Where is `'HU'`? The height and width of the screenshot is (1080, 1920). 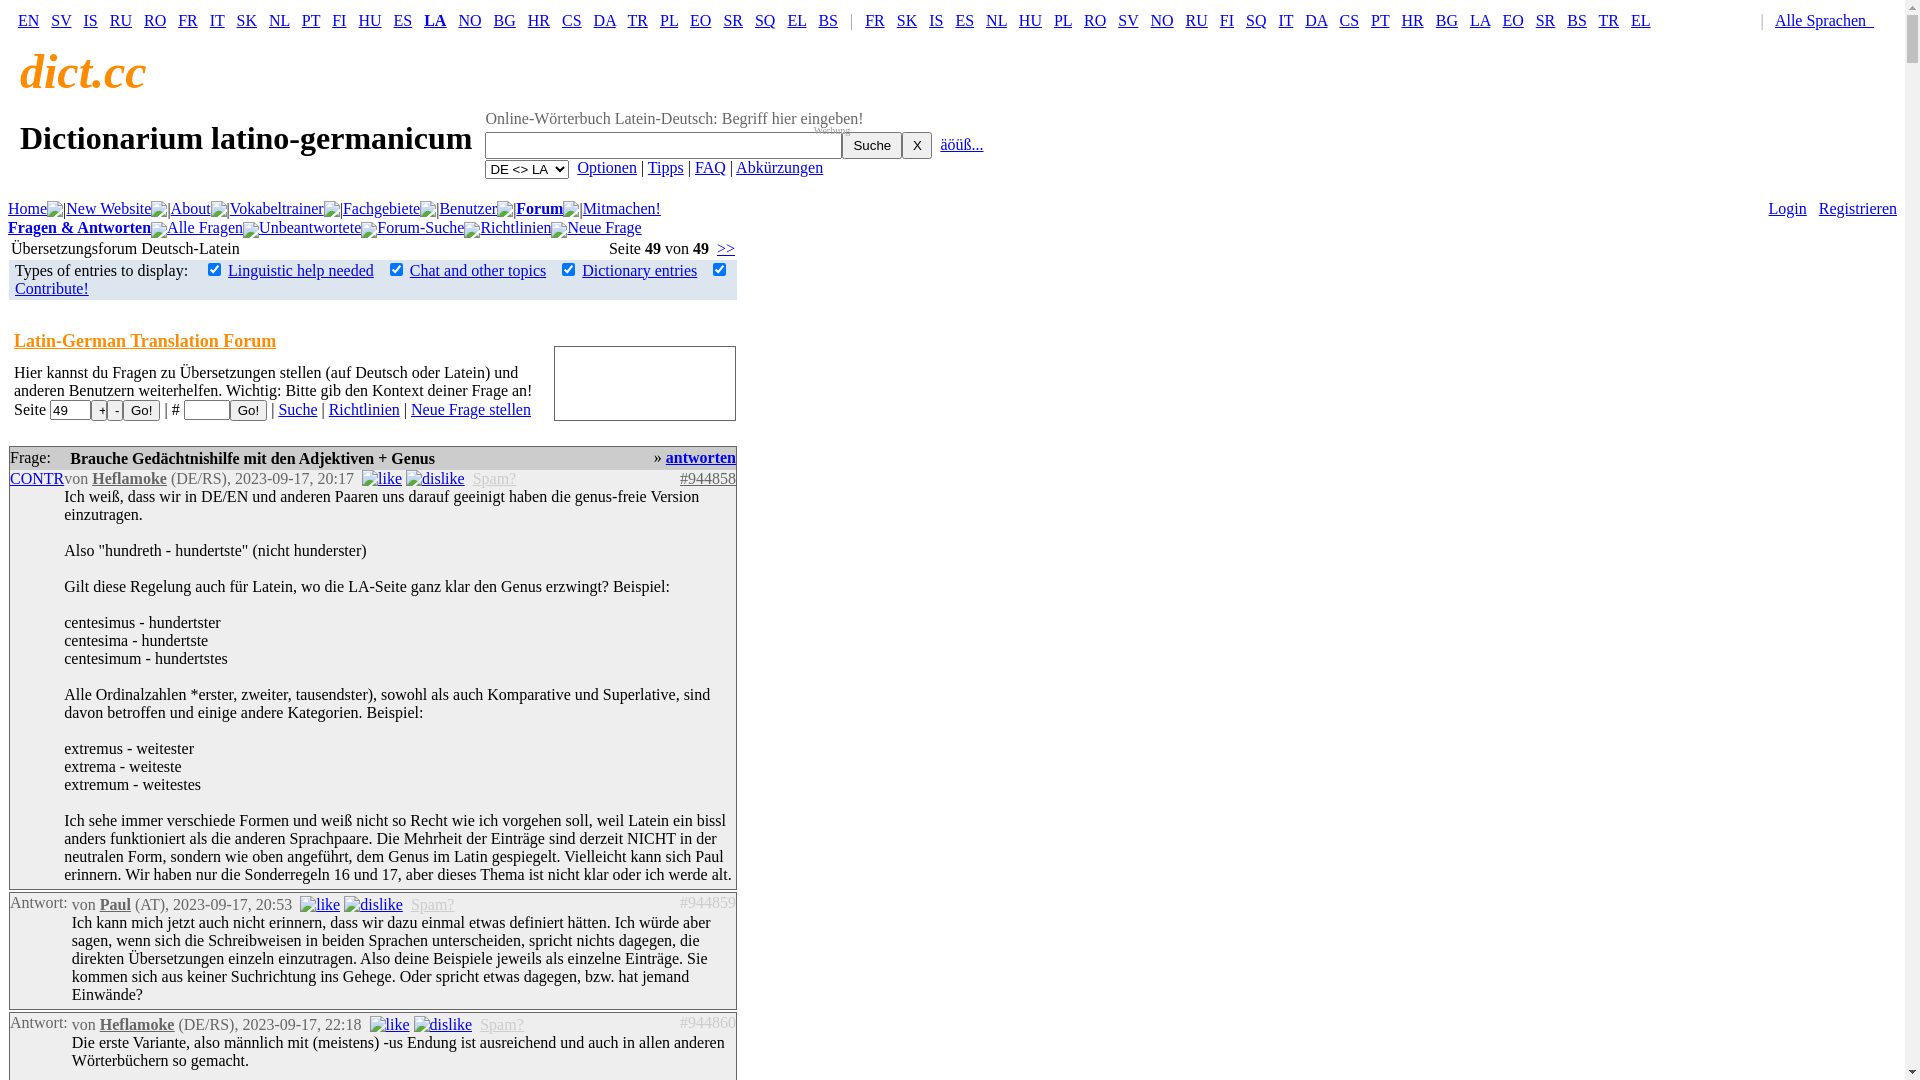
'HU' is located at coordinates (1030, 20).